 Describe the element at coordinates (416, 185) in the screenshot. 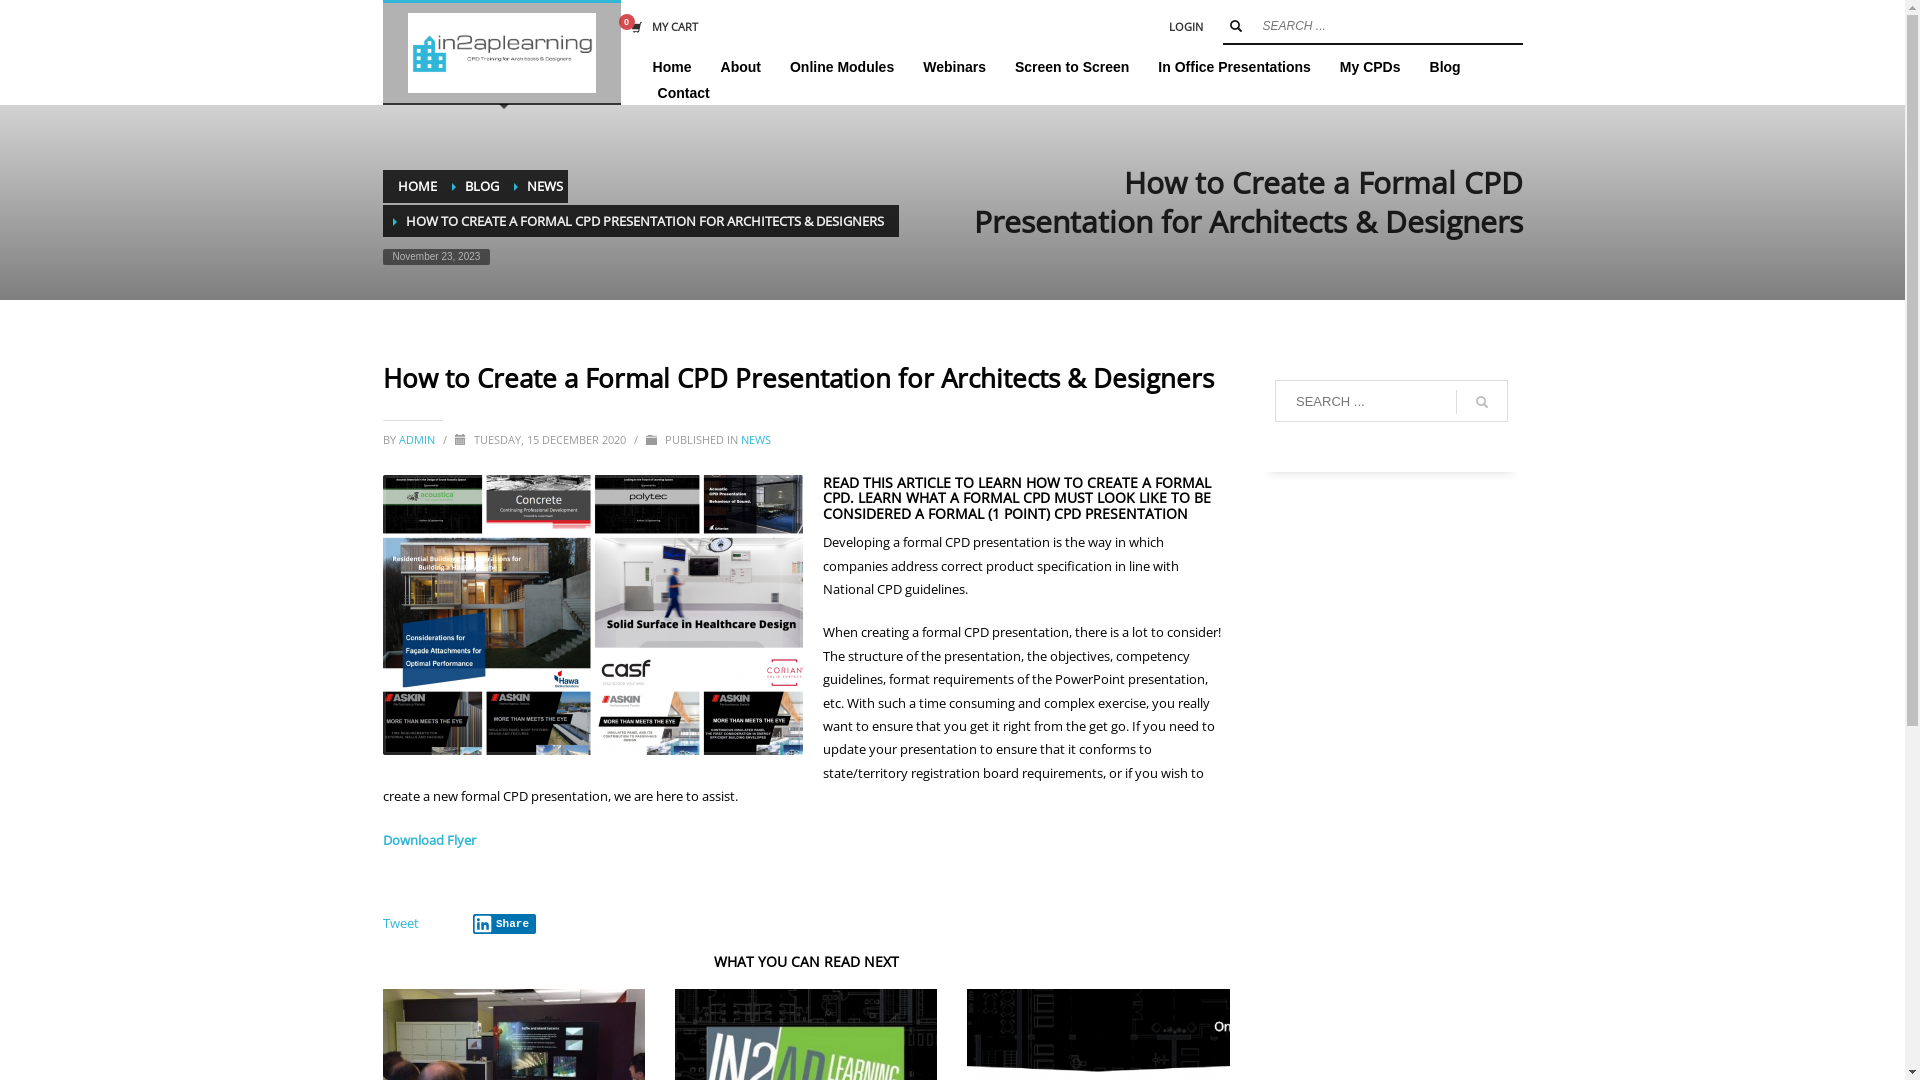

I see `'HOME'` at that location.